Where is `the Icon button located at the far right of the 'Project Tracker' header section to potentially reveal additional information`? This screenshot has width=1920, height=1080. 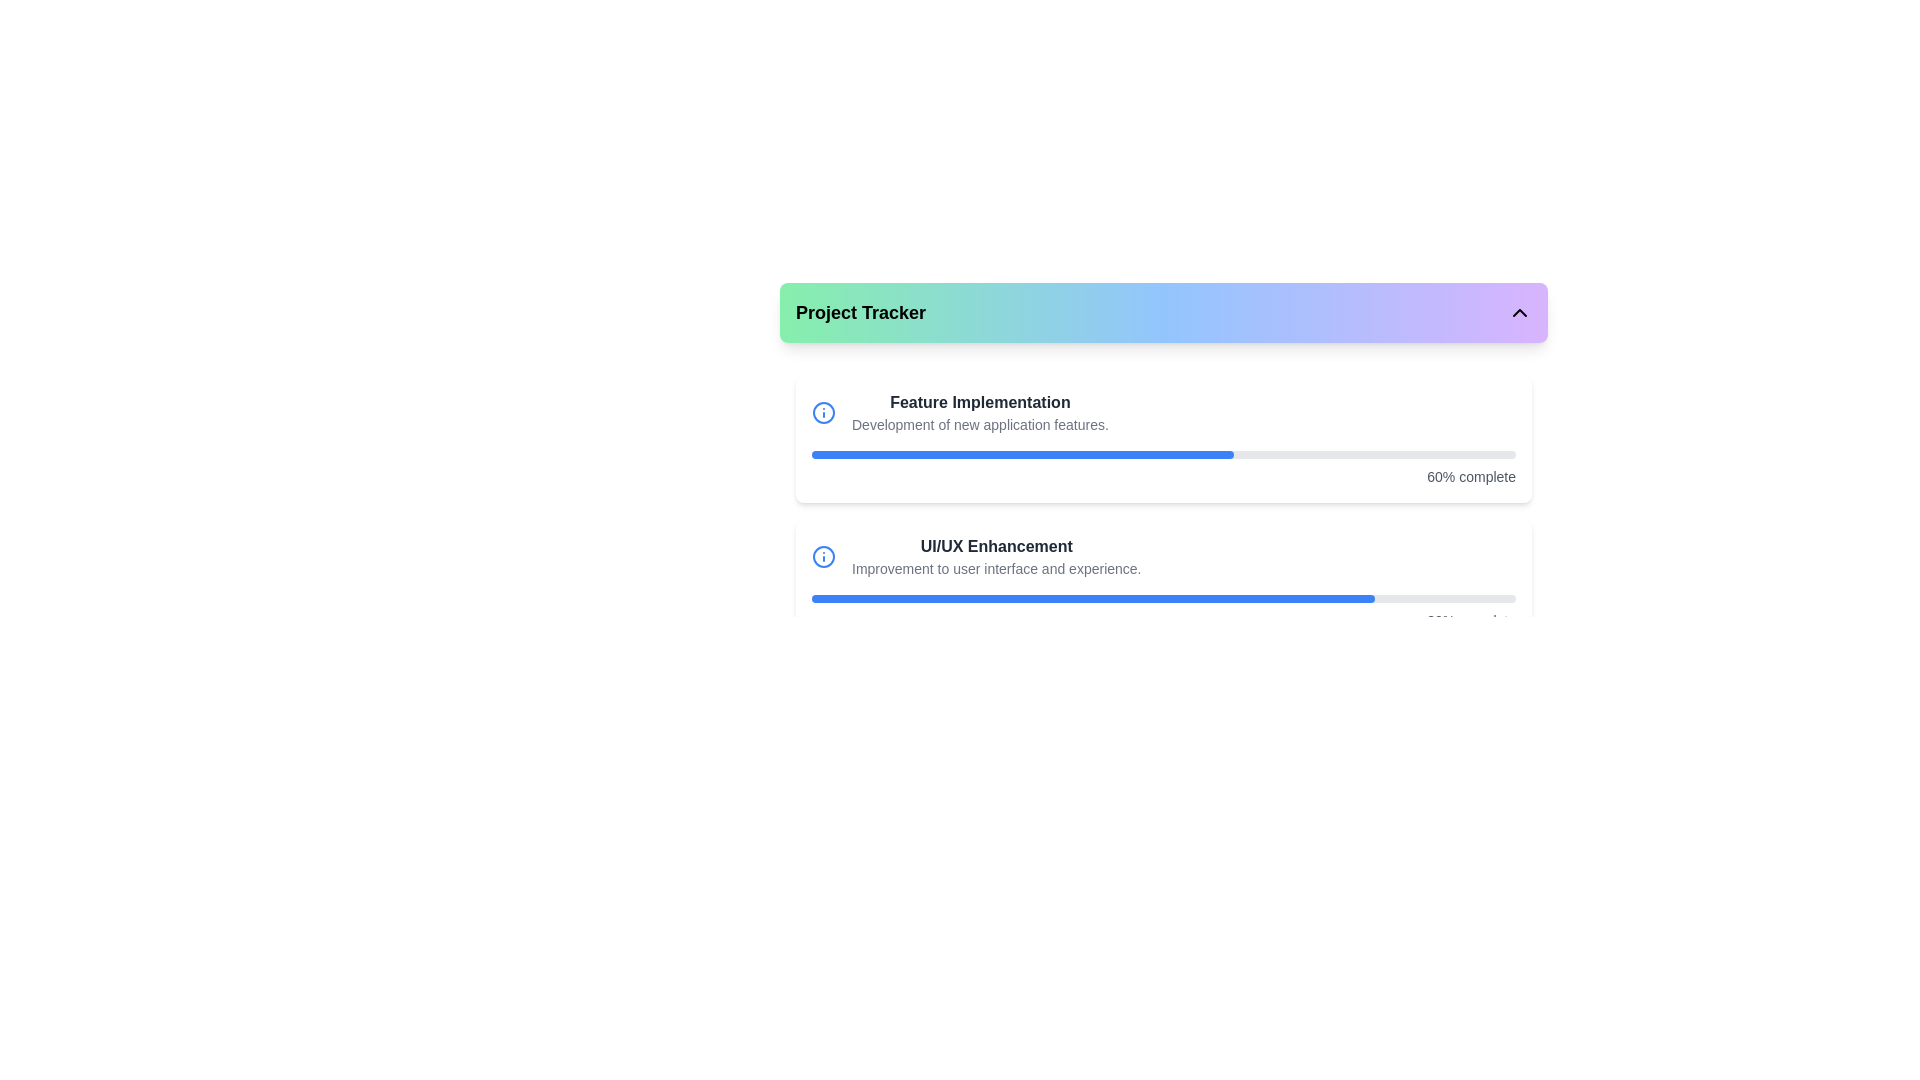 the Icon button located at the far right of the 'Project Tracker' header section to potentially reveal additional information is located at coordinates (1520, 312).